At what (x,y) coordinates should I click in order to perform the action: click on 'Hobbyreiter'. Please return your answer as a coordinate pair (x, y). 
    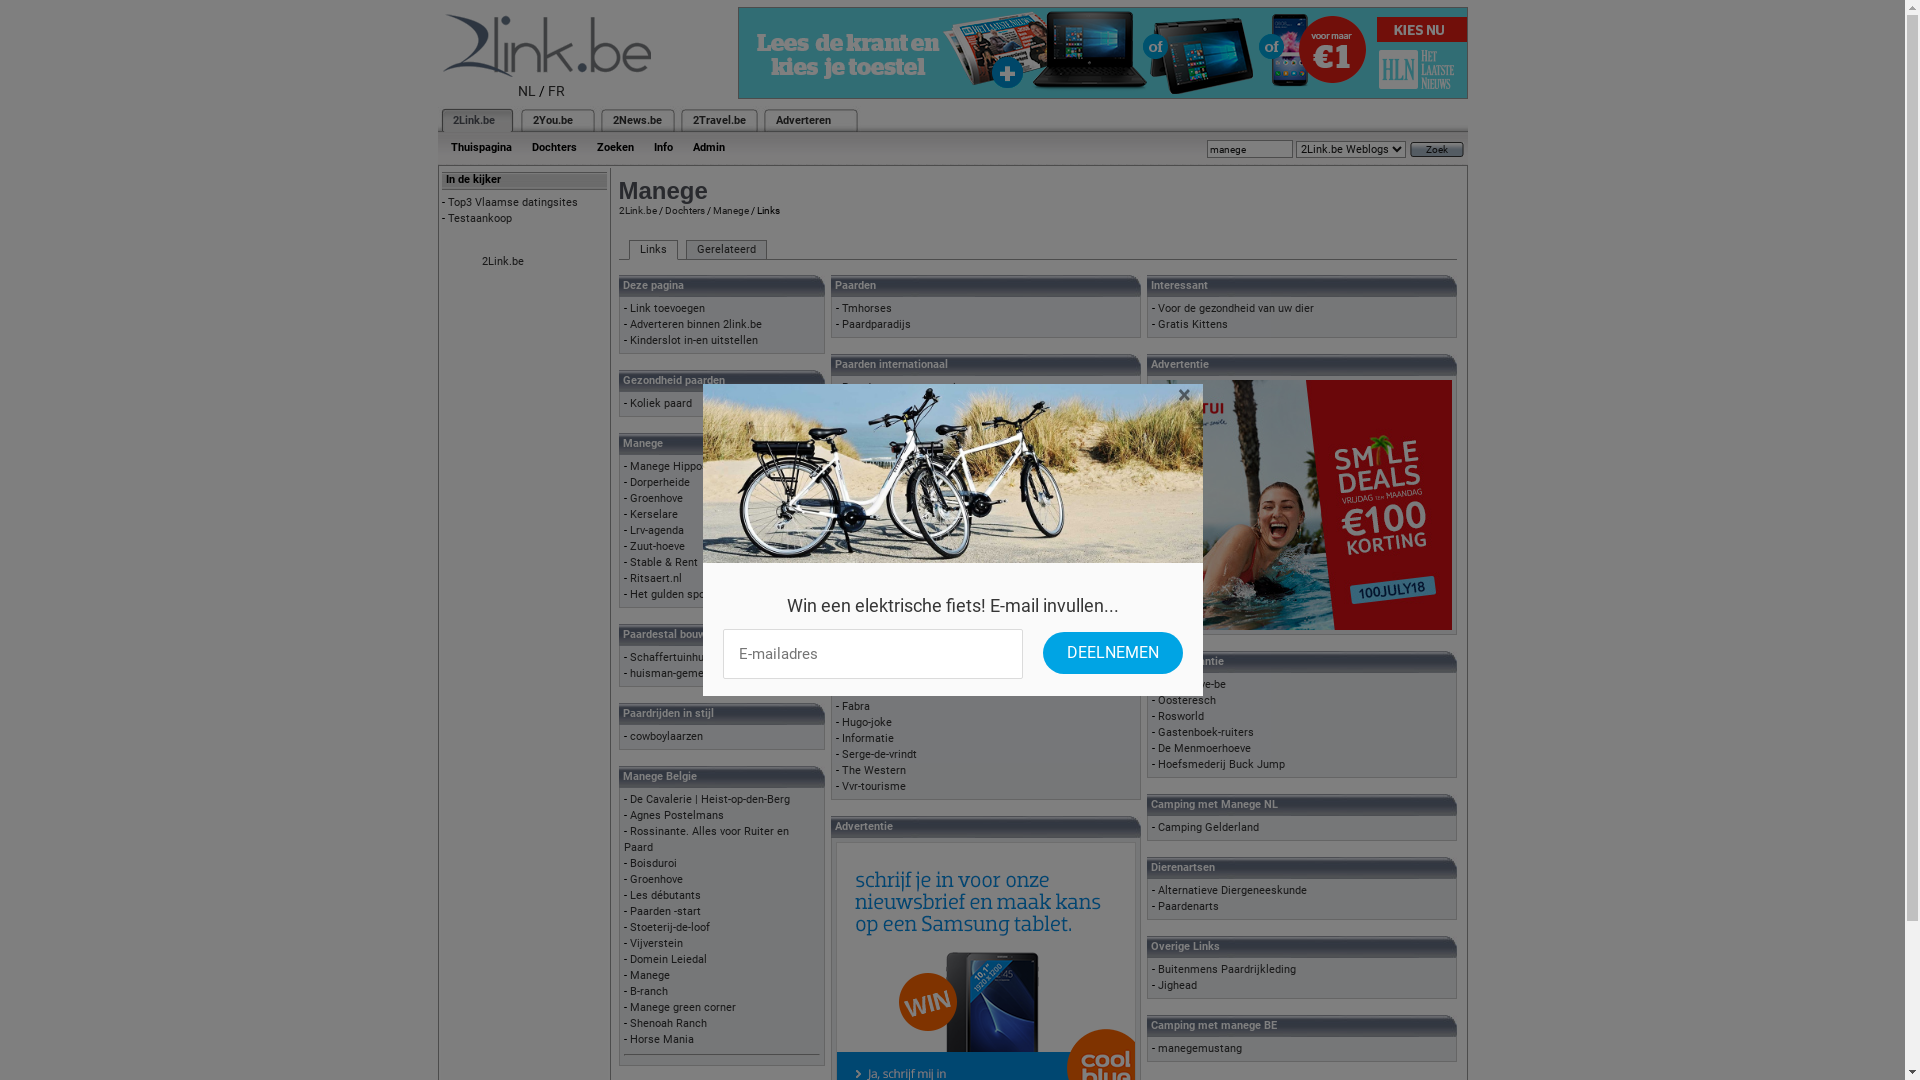
    Looking at the image, I should click on (870, 434).